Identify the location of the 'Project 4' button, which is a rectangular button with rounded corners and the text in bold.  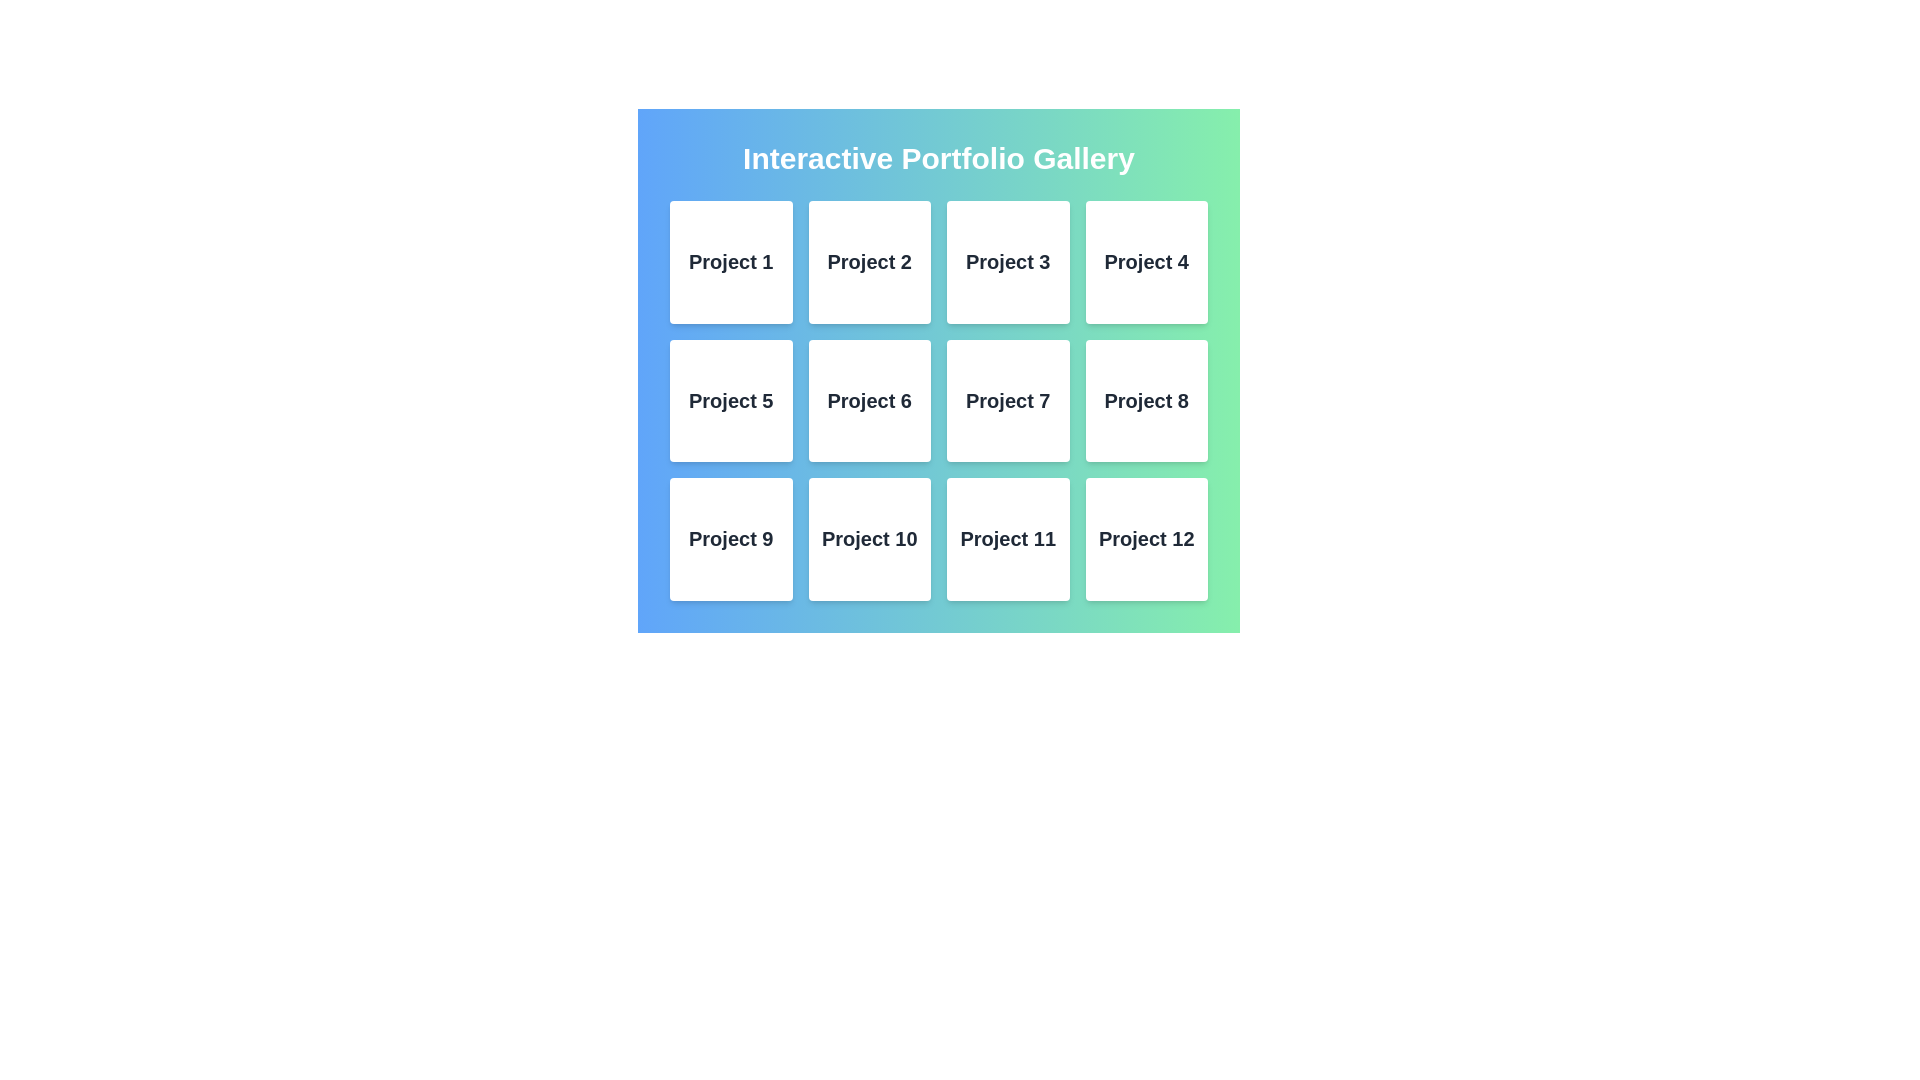
(1146, 261).